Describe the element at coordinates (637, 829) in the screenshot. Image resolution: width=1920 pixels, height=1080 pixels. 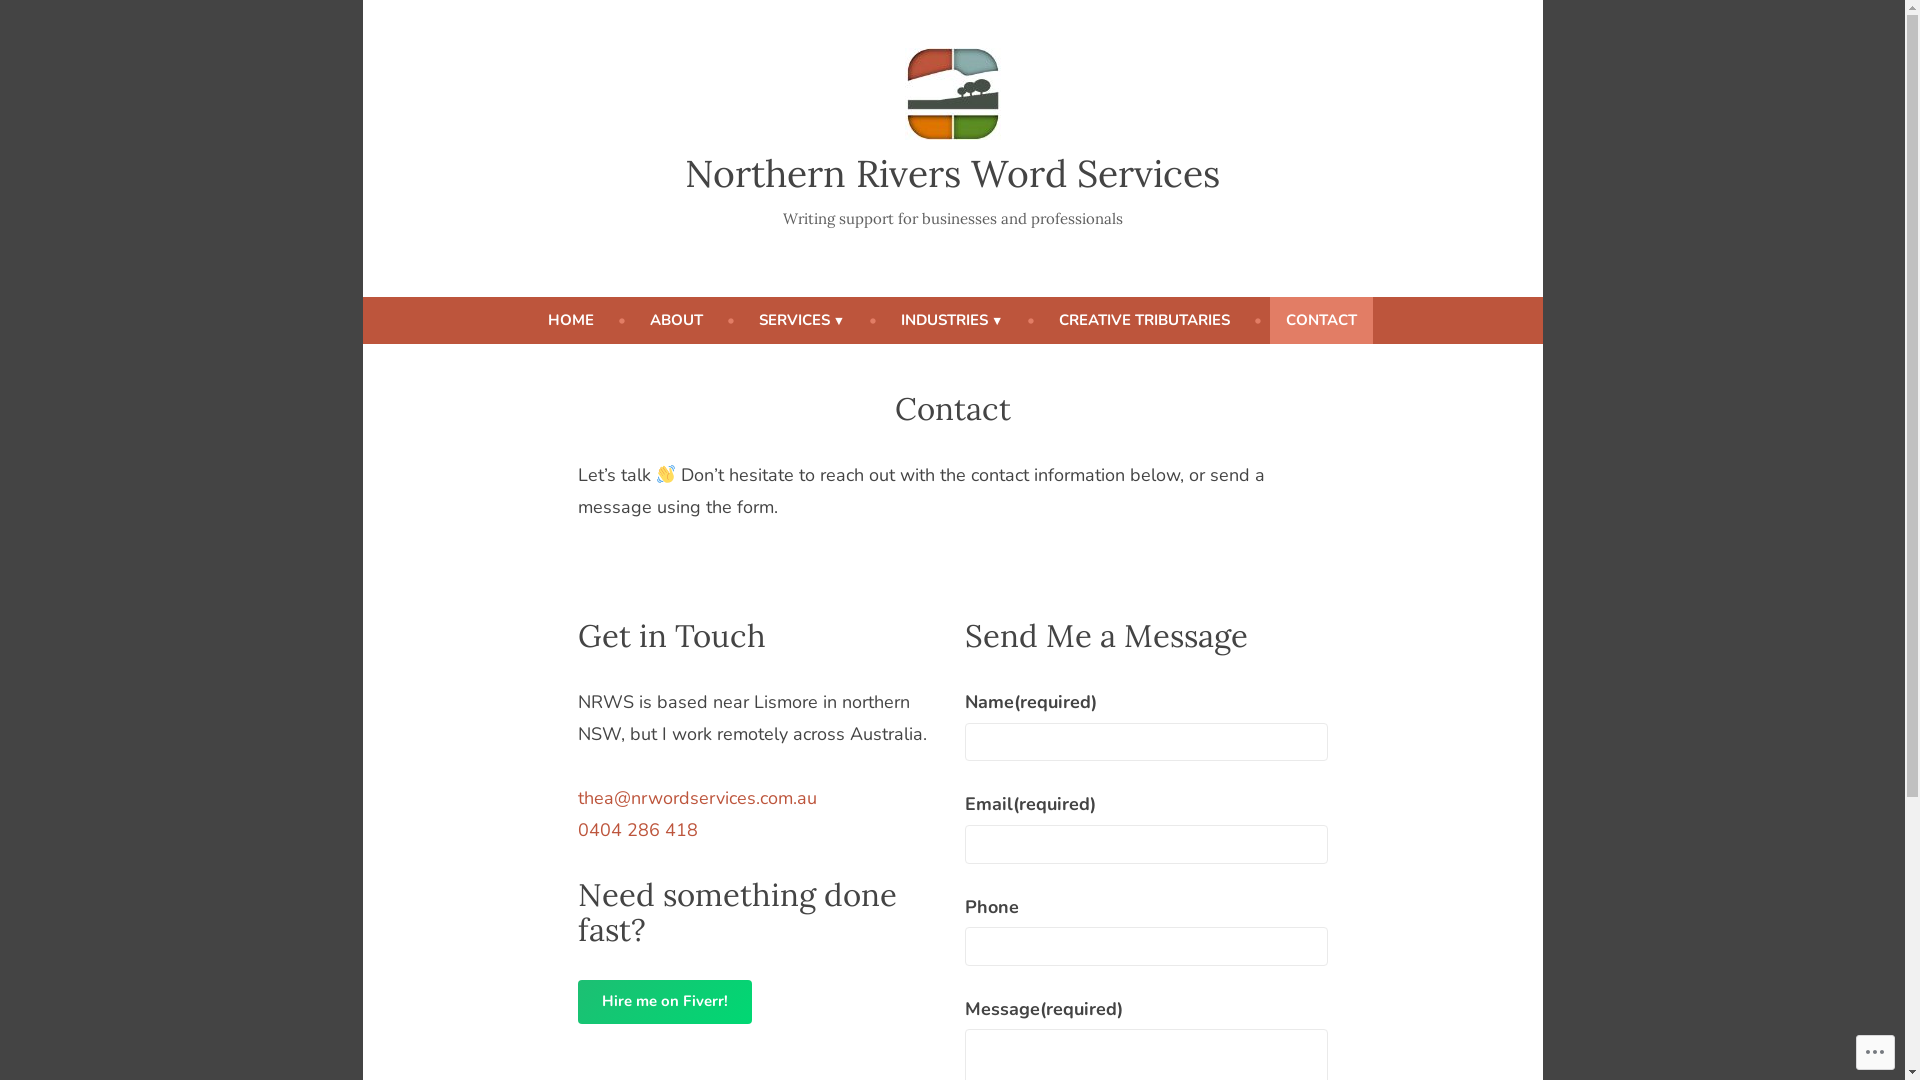
I see `'0404 286 418'` at that location.